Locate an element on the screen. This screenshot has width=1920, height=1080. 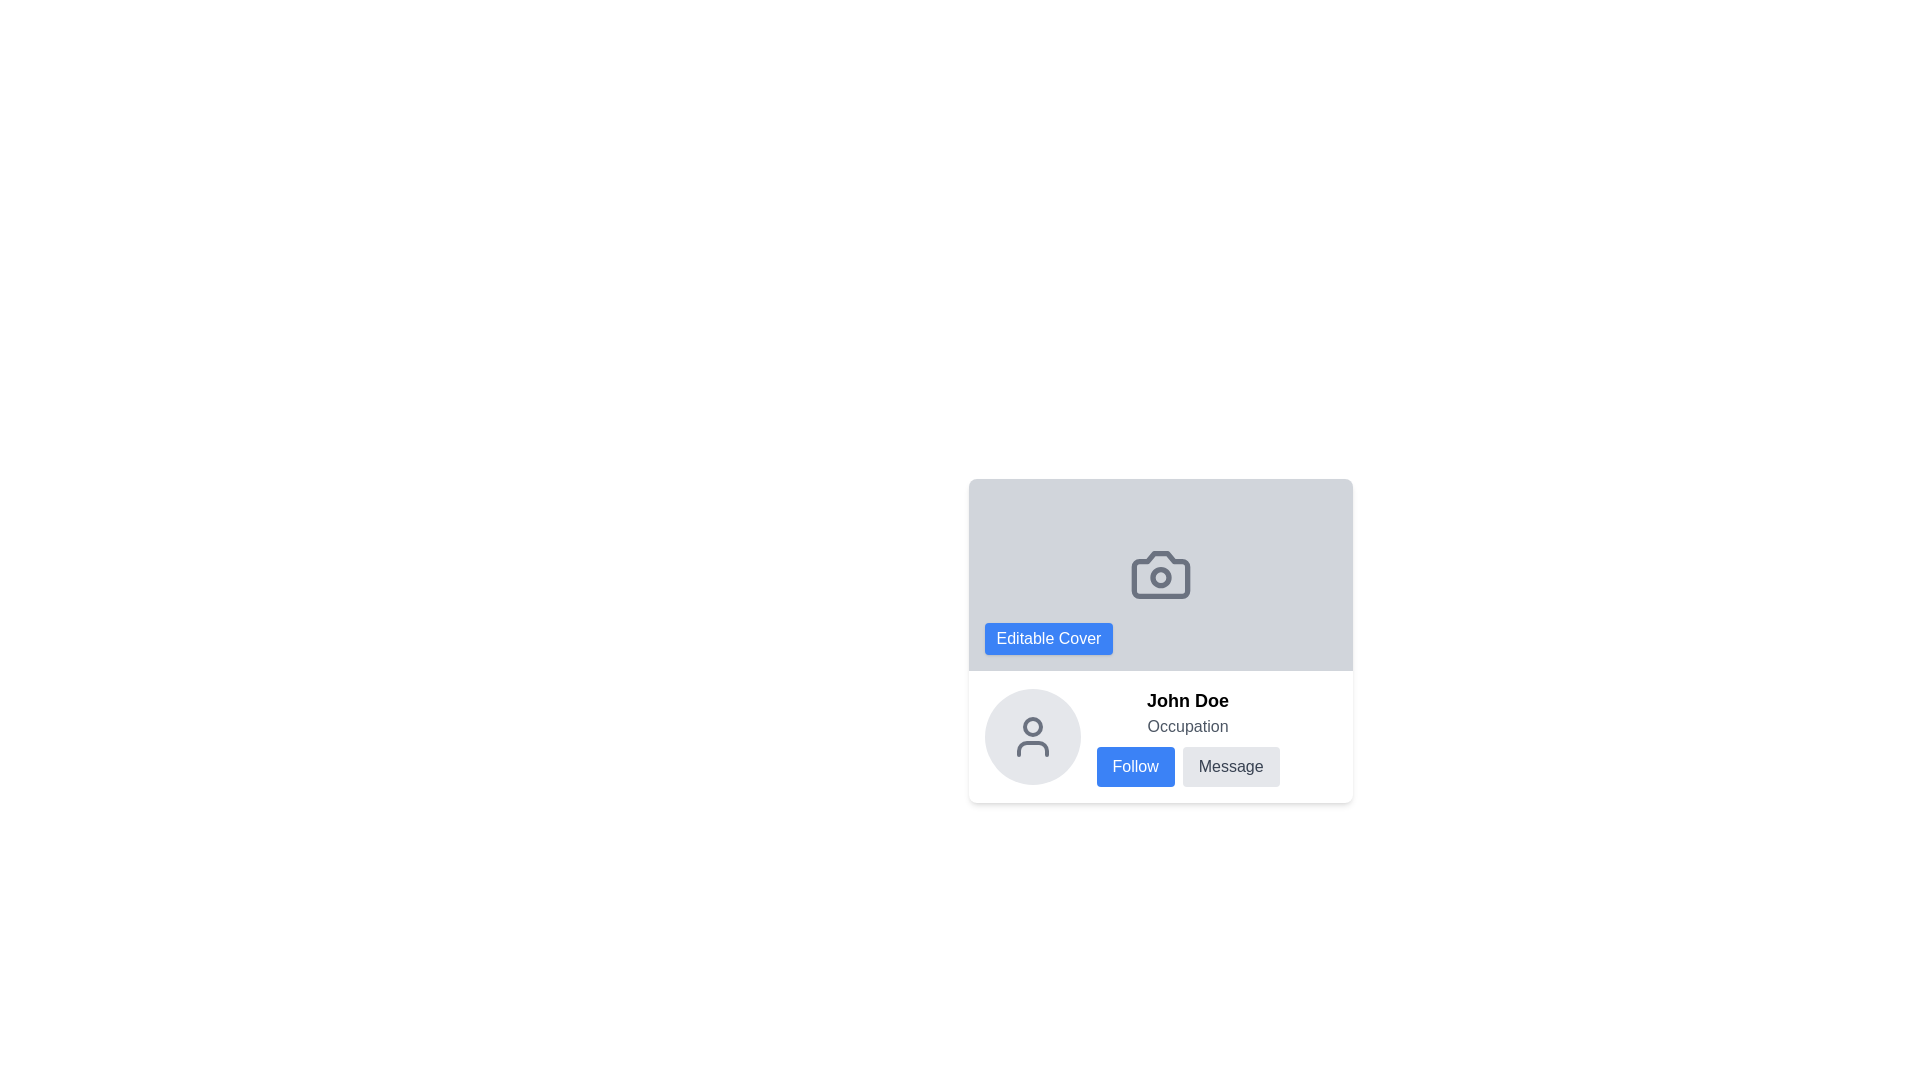
the Text Label that describes the profile information, positioned directly under 'John Doe' is located at coordinates (1188, 726).